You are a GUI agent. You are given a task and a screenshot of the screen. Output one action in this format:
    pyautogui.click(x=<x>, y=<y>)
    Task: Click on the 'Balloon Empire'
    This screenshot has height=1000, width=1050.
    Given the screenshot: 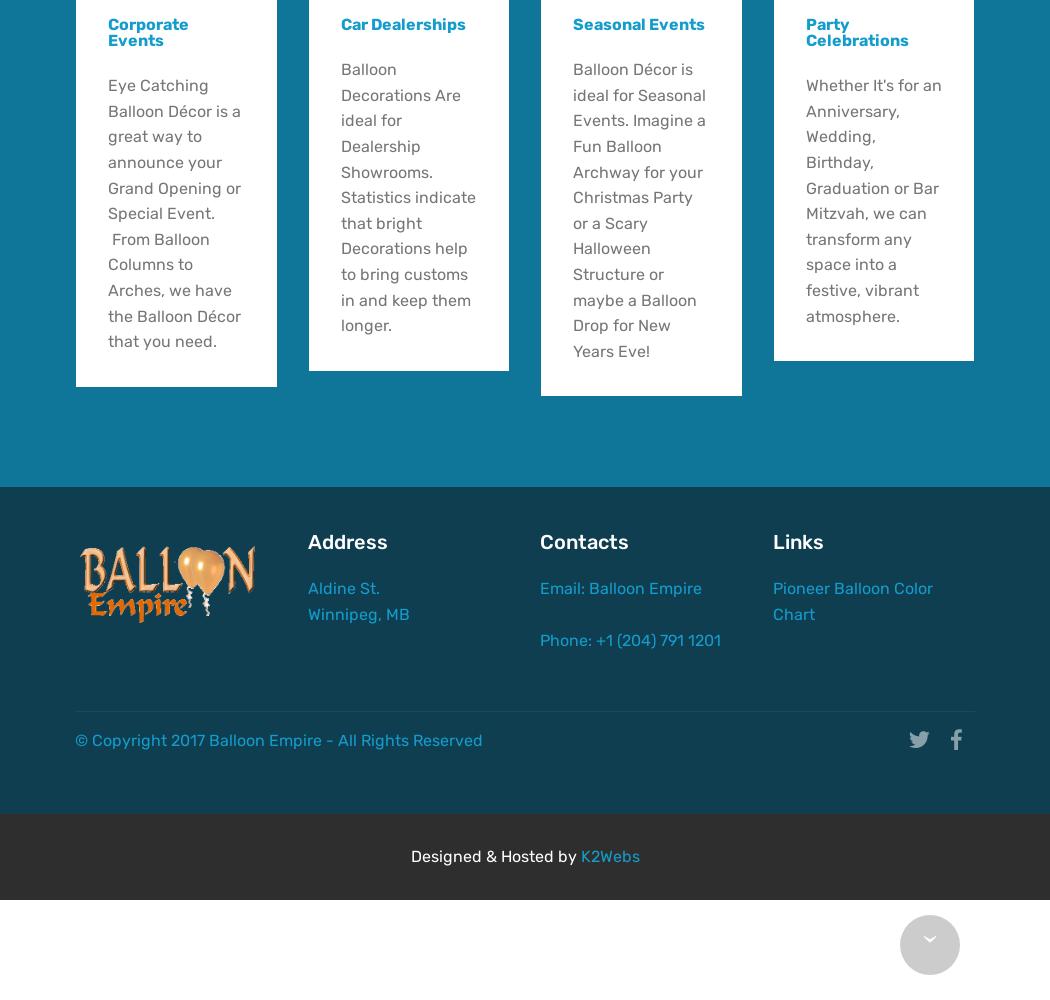 What is the action you would take?
    pyautogui.click(x=646, y=587)
    